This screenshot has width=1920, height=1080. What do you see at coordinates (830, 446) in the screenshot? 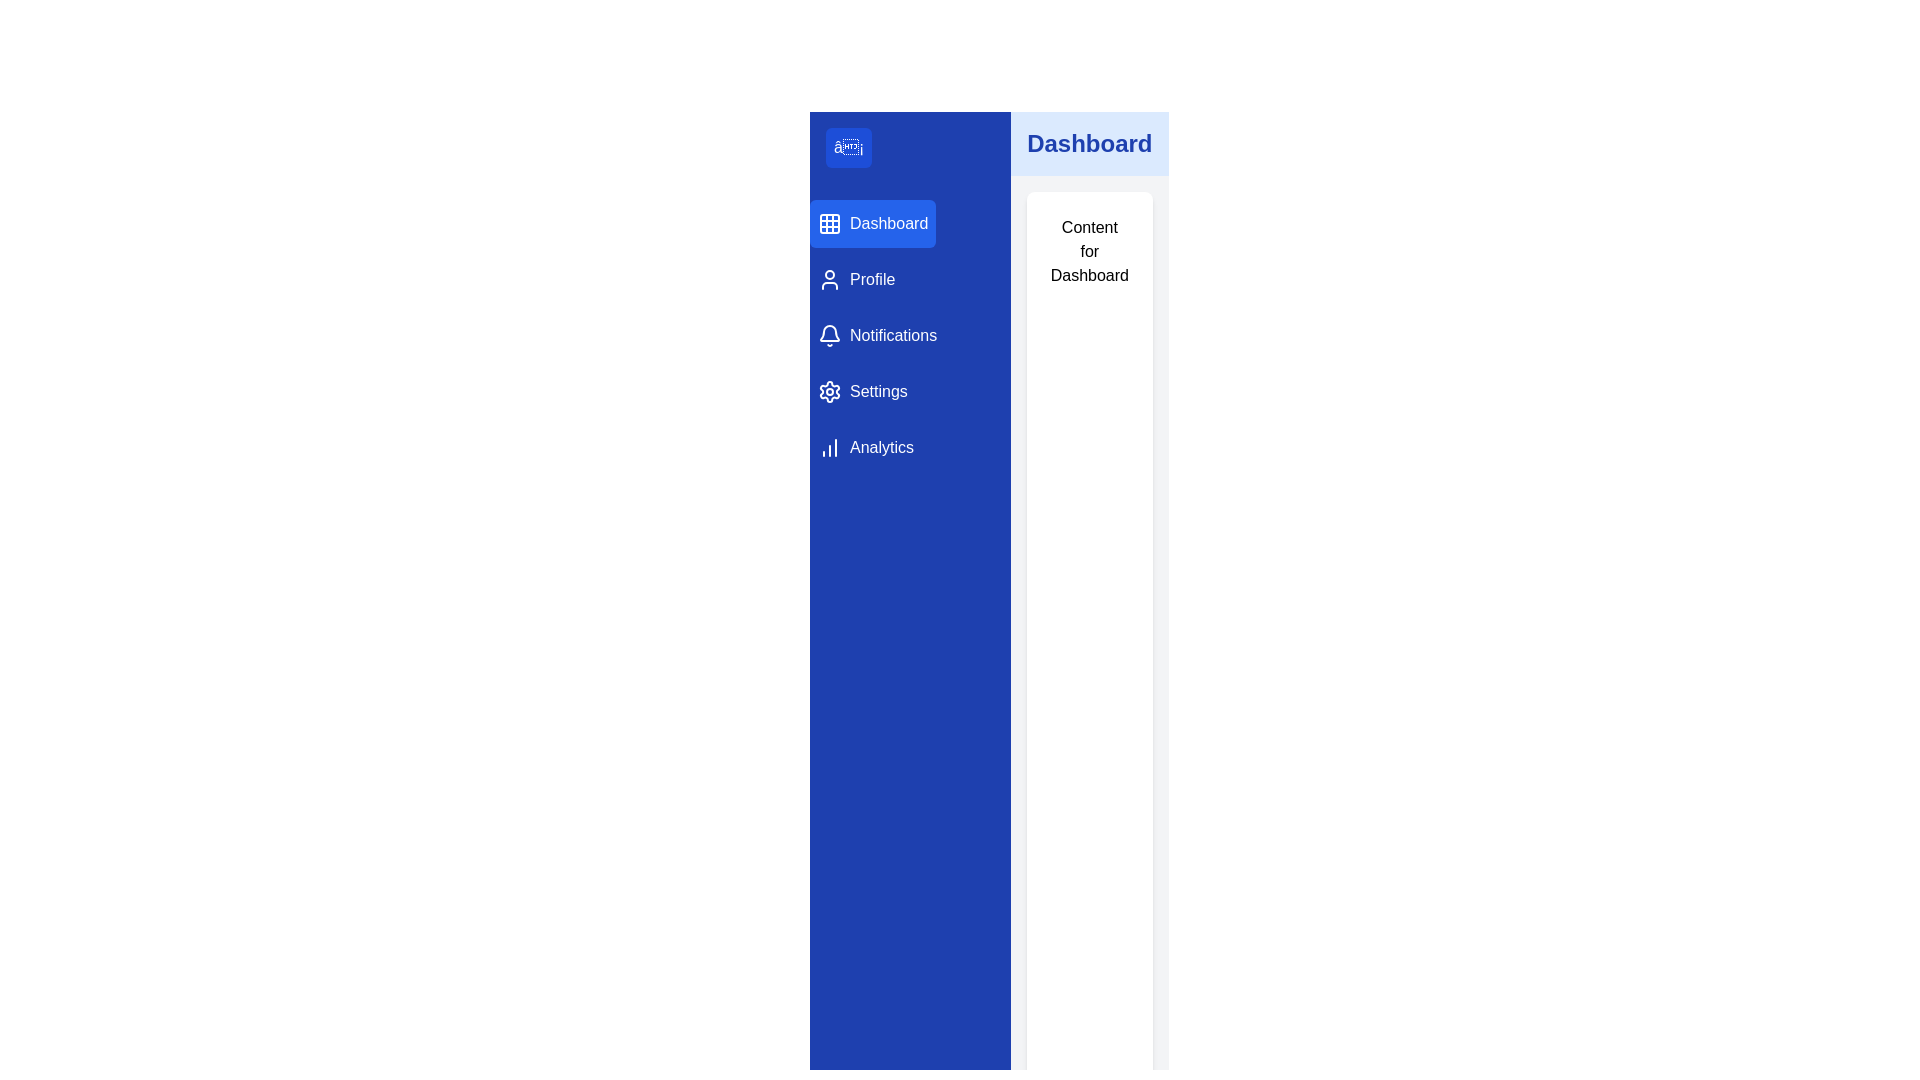
I see `the Analytics icon located in the left navigation panel, positioned to the left of the text label 'Analytics'` at bounding box center [830, 446].